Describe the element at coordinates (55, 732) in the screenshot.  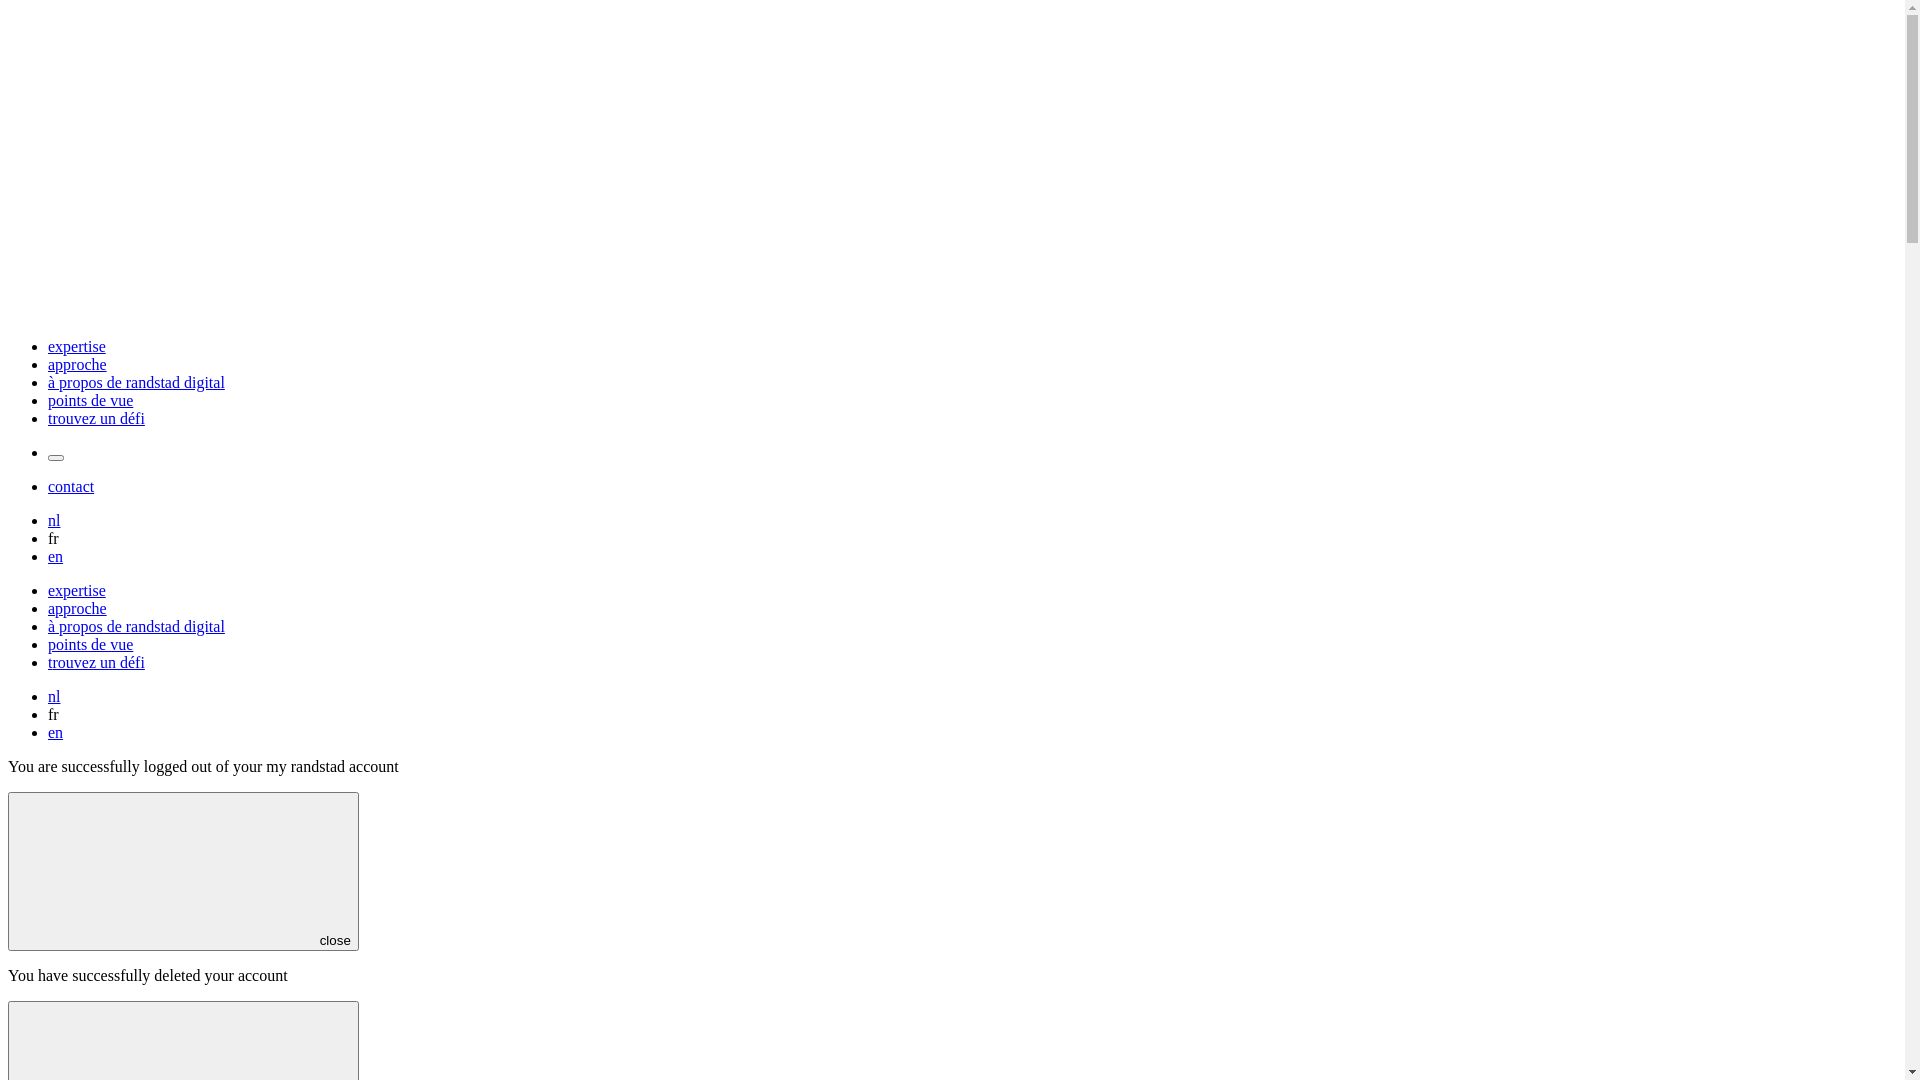
I see `'en'` at that location.